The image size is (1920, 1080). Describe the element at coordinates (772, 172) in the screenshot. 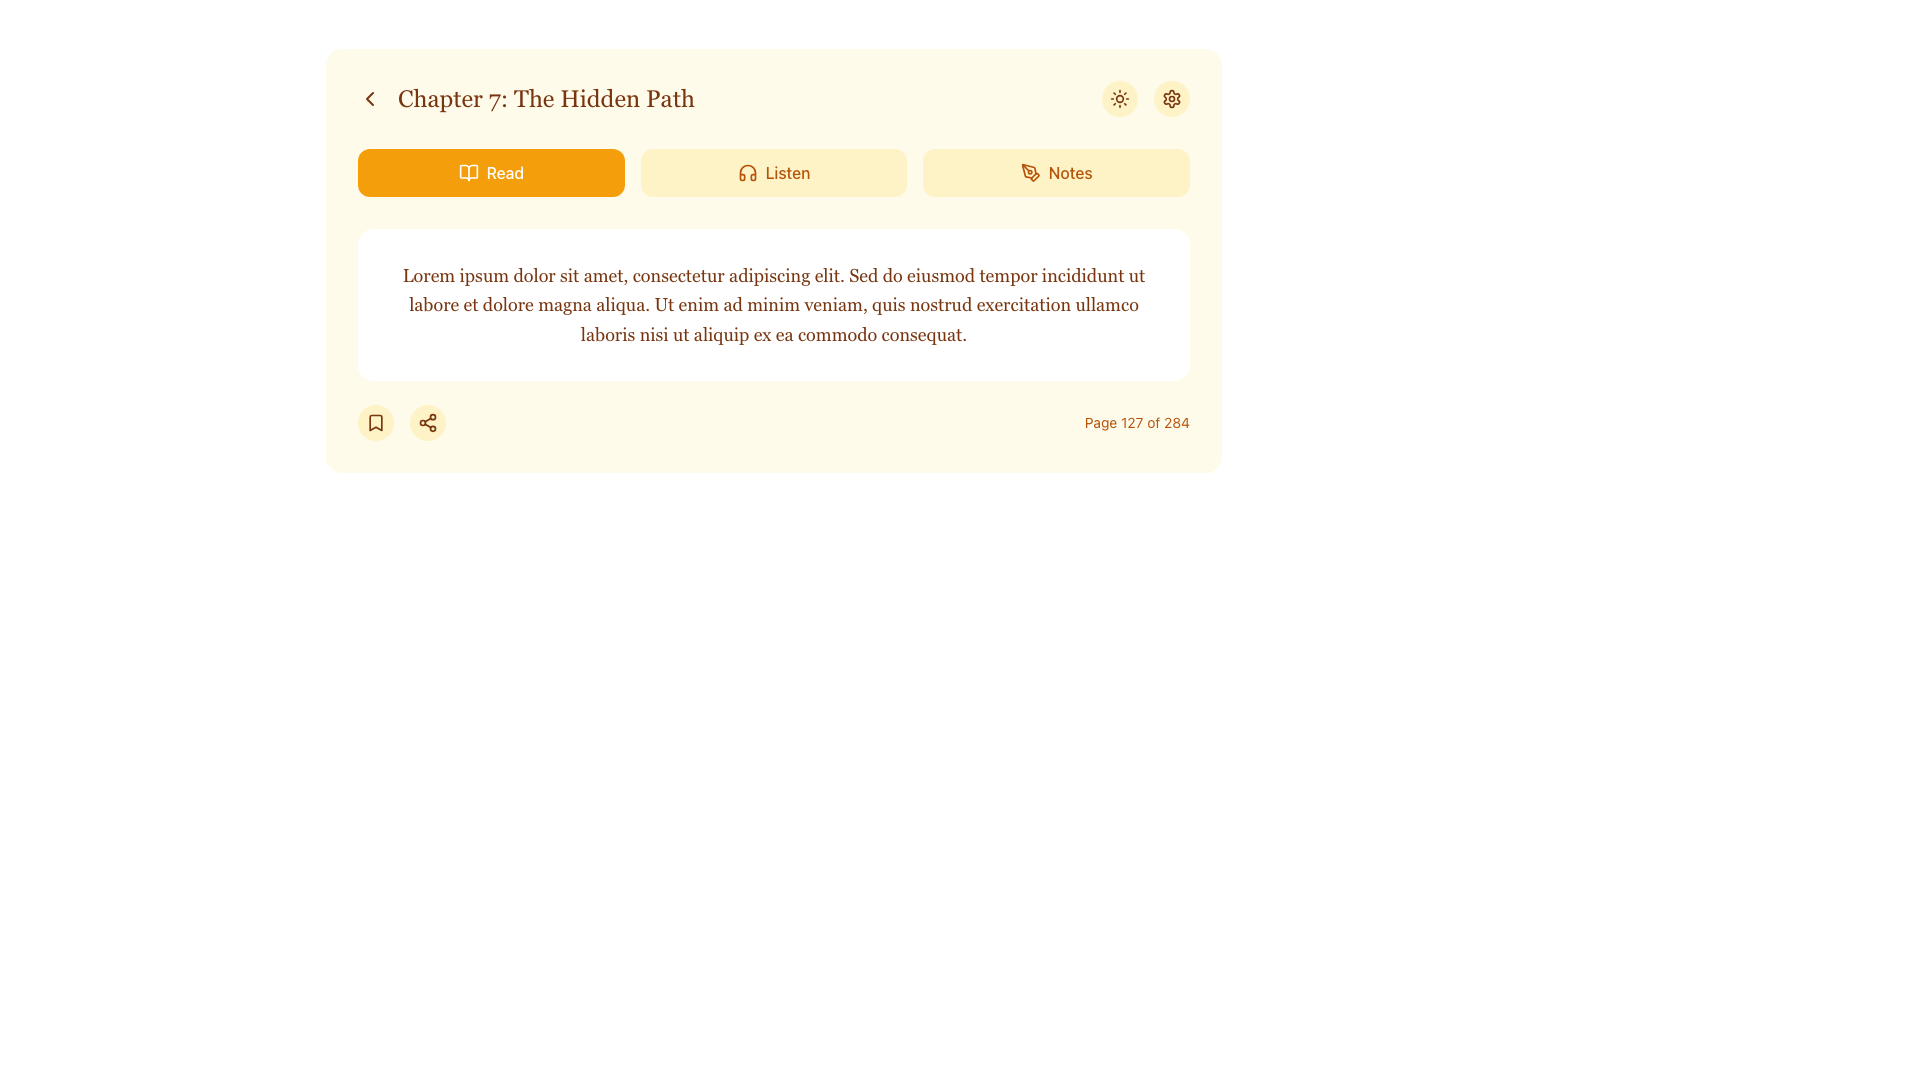

I see `the 'Listen' button, which has a light amber background, darker amber text, and an icon of headphones` at that location.